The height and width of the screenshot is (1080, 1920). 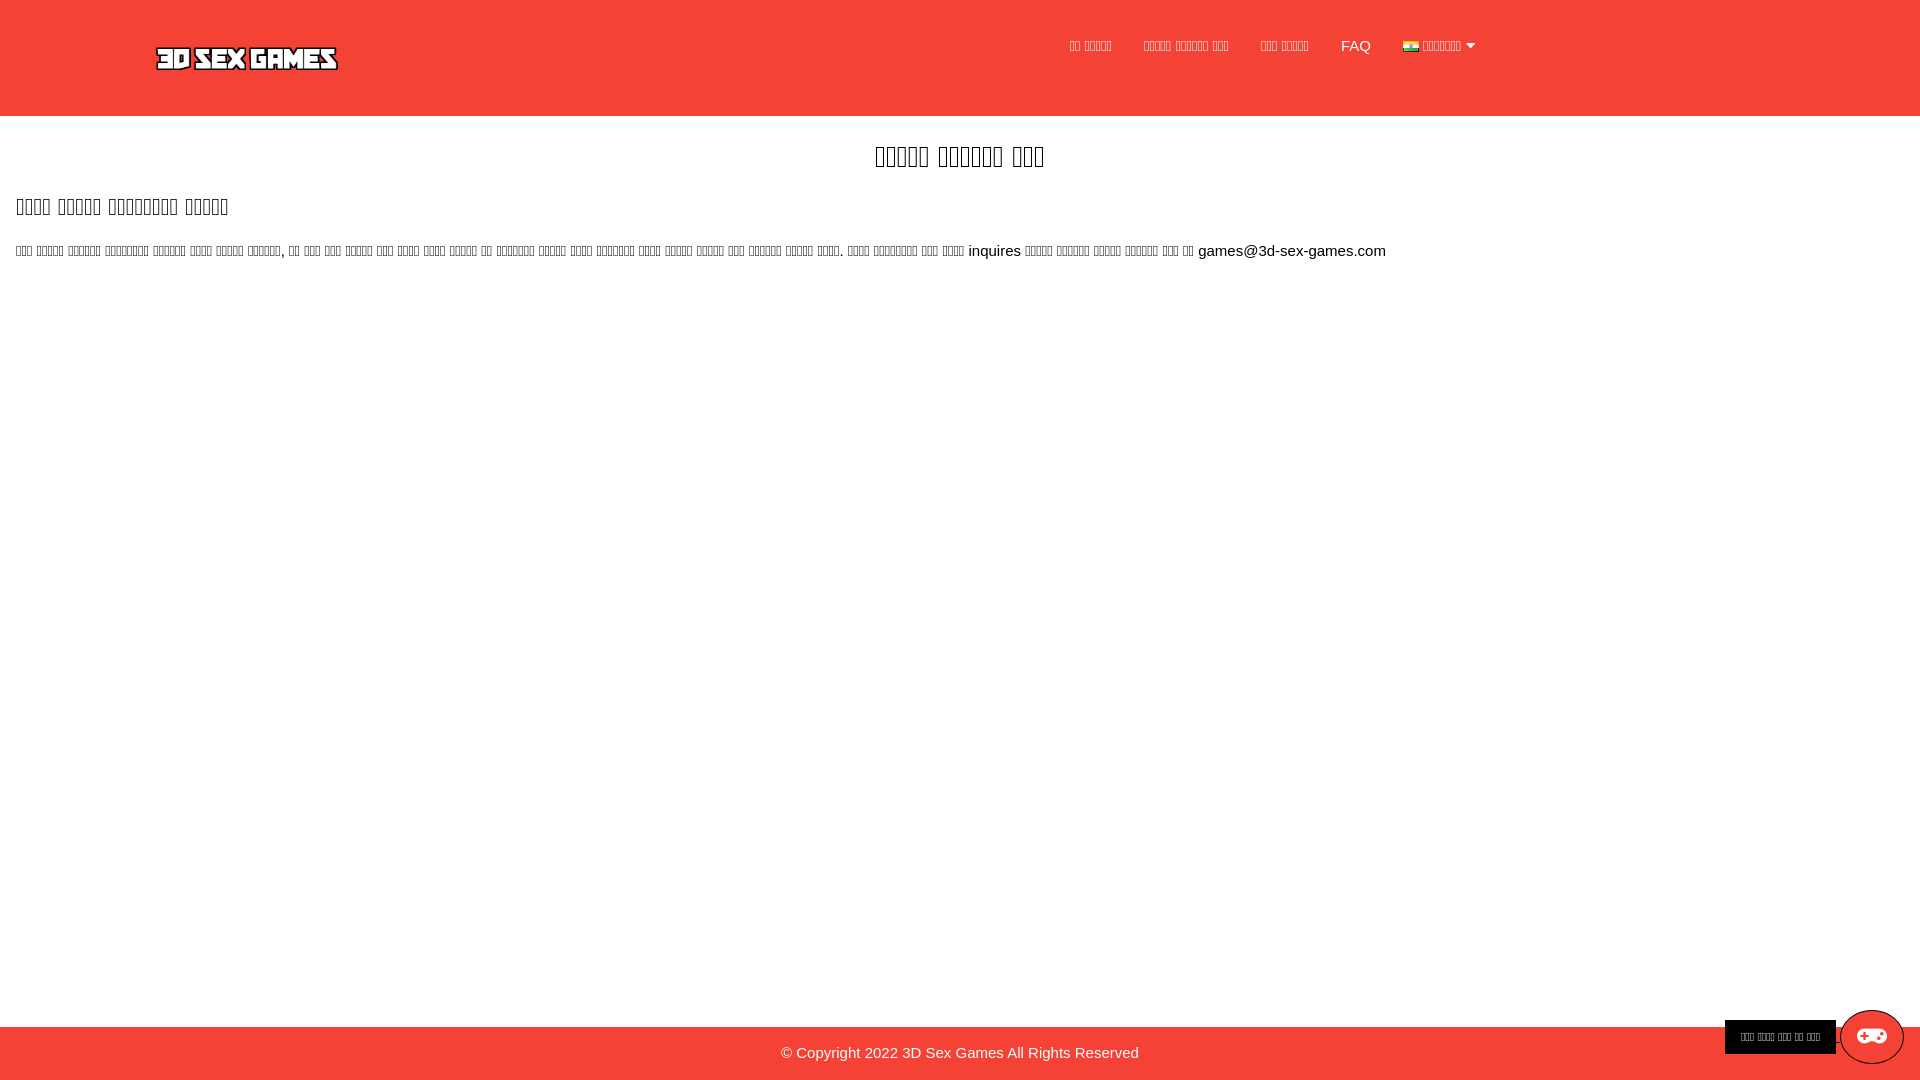 I want to click on 'FAQ', so click(x=1356, y=45).